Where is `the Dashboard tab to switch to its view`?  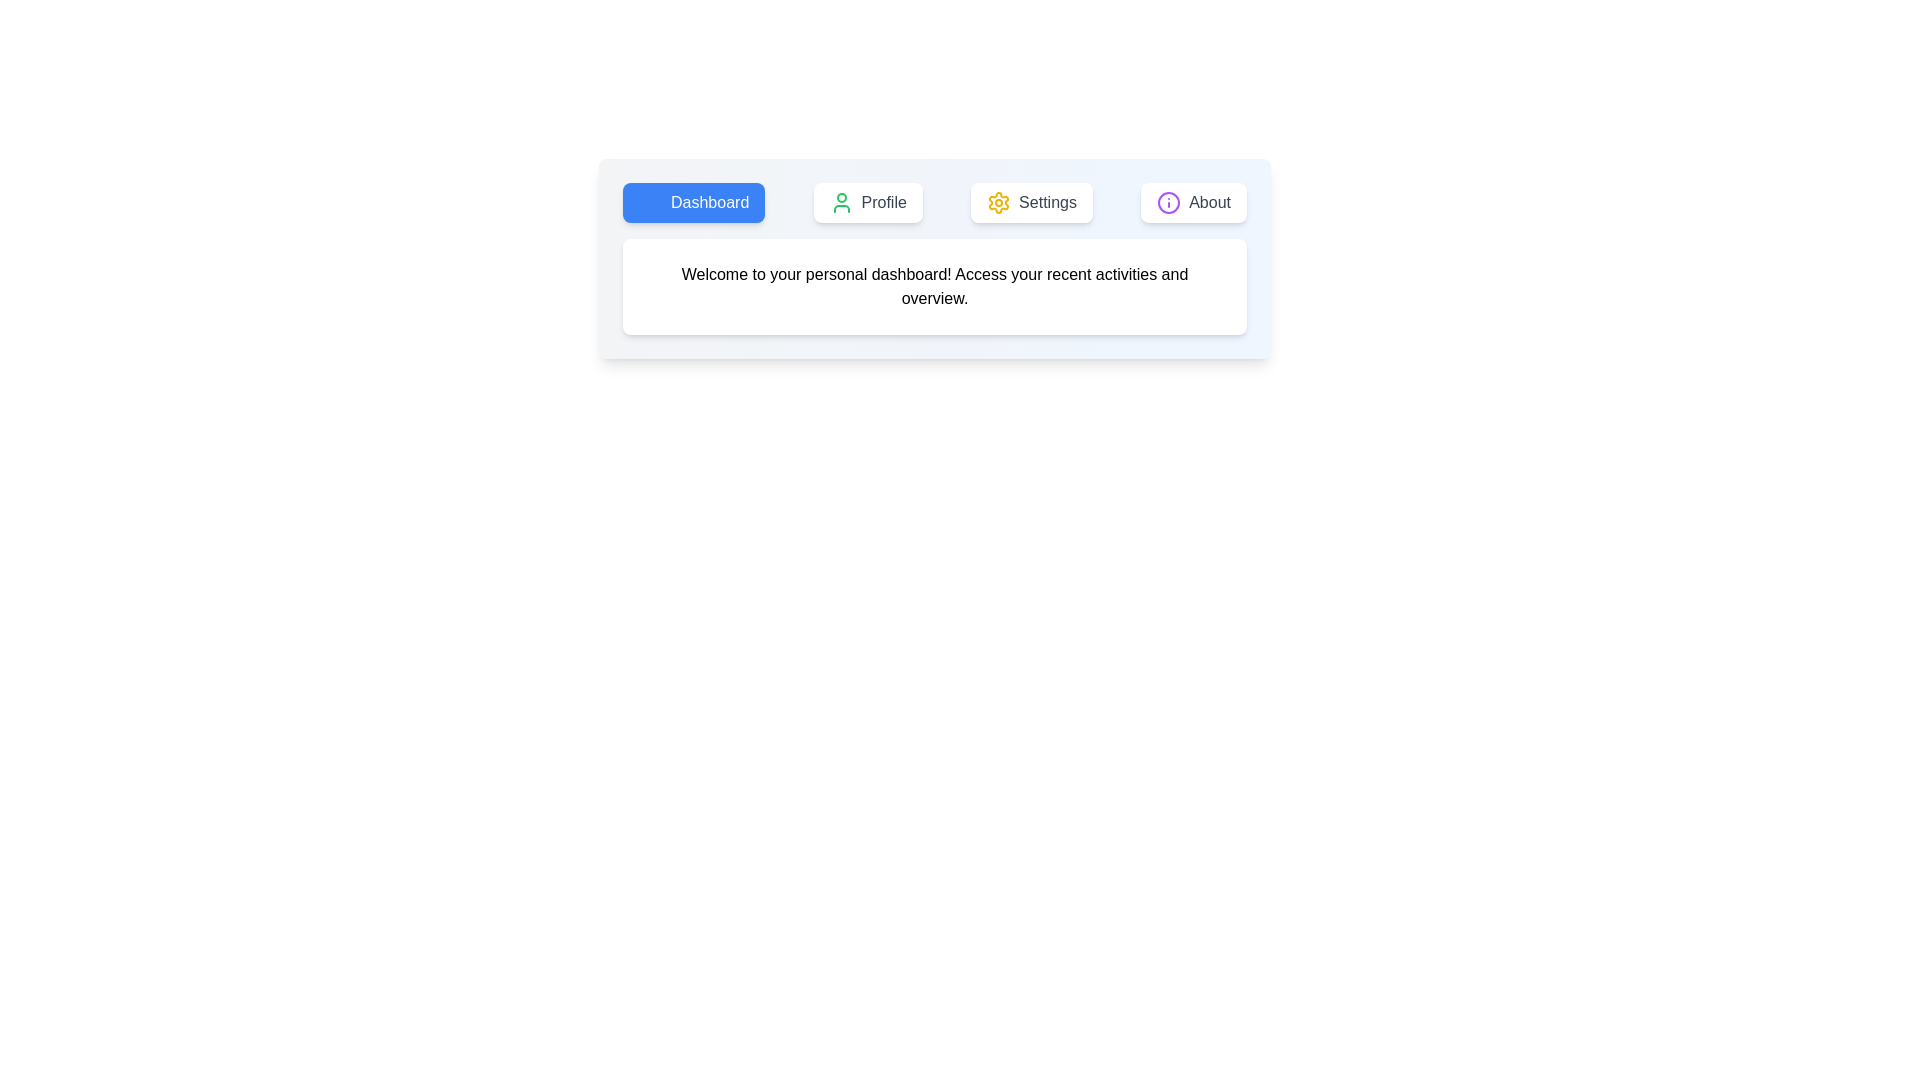
the Dashboard tab to switch to its view is located at coordinates (694, 203).